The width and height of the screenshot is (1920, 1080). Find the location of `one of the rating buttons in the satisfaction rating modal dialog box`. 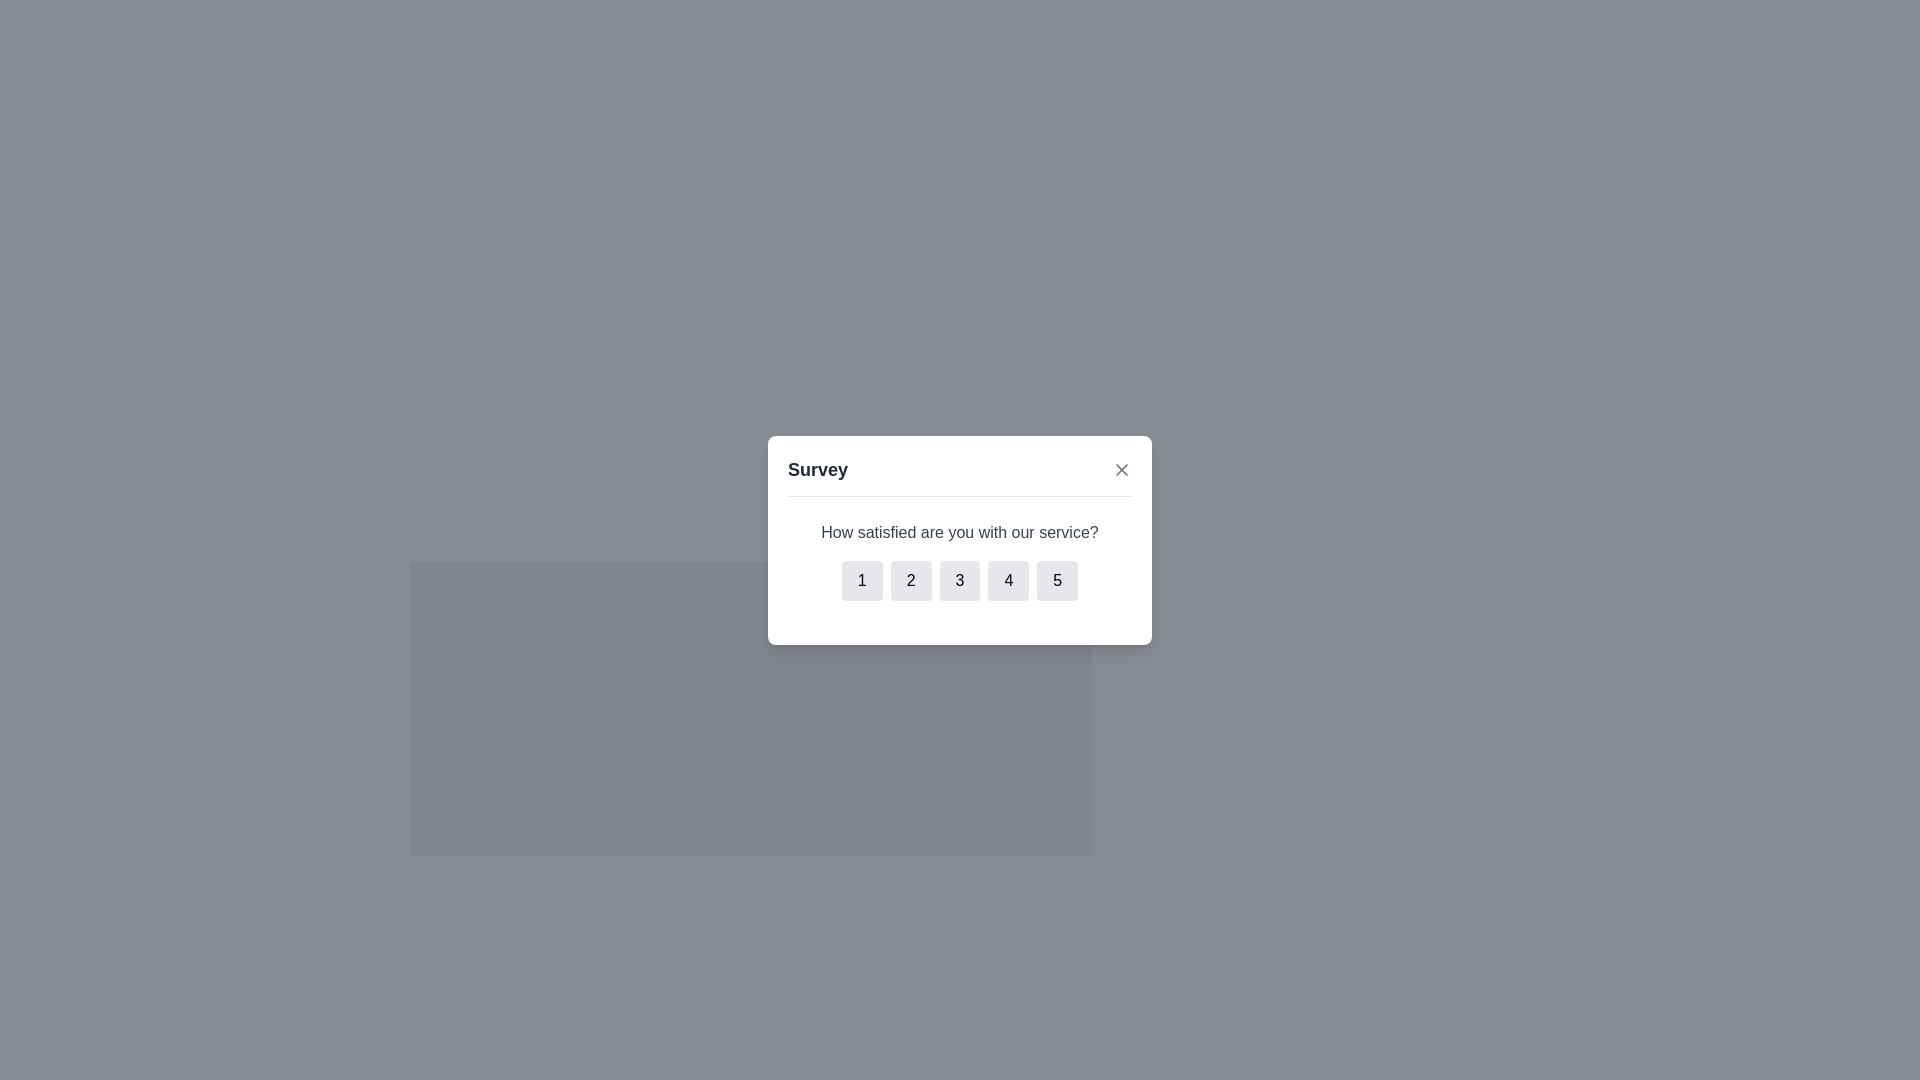

one of the rating buttons in the satisfaction rating modal dialog box is located at coordinates (960, 540).